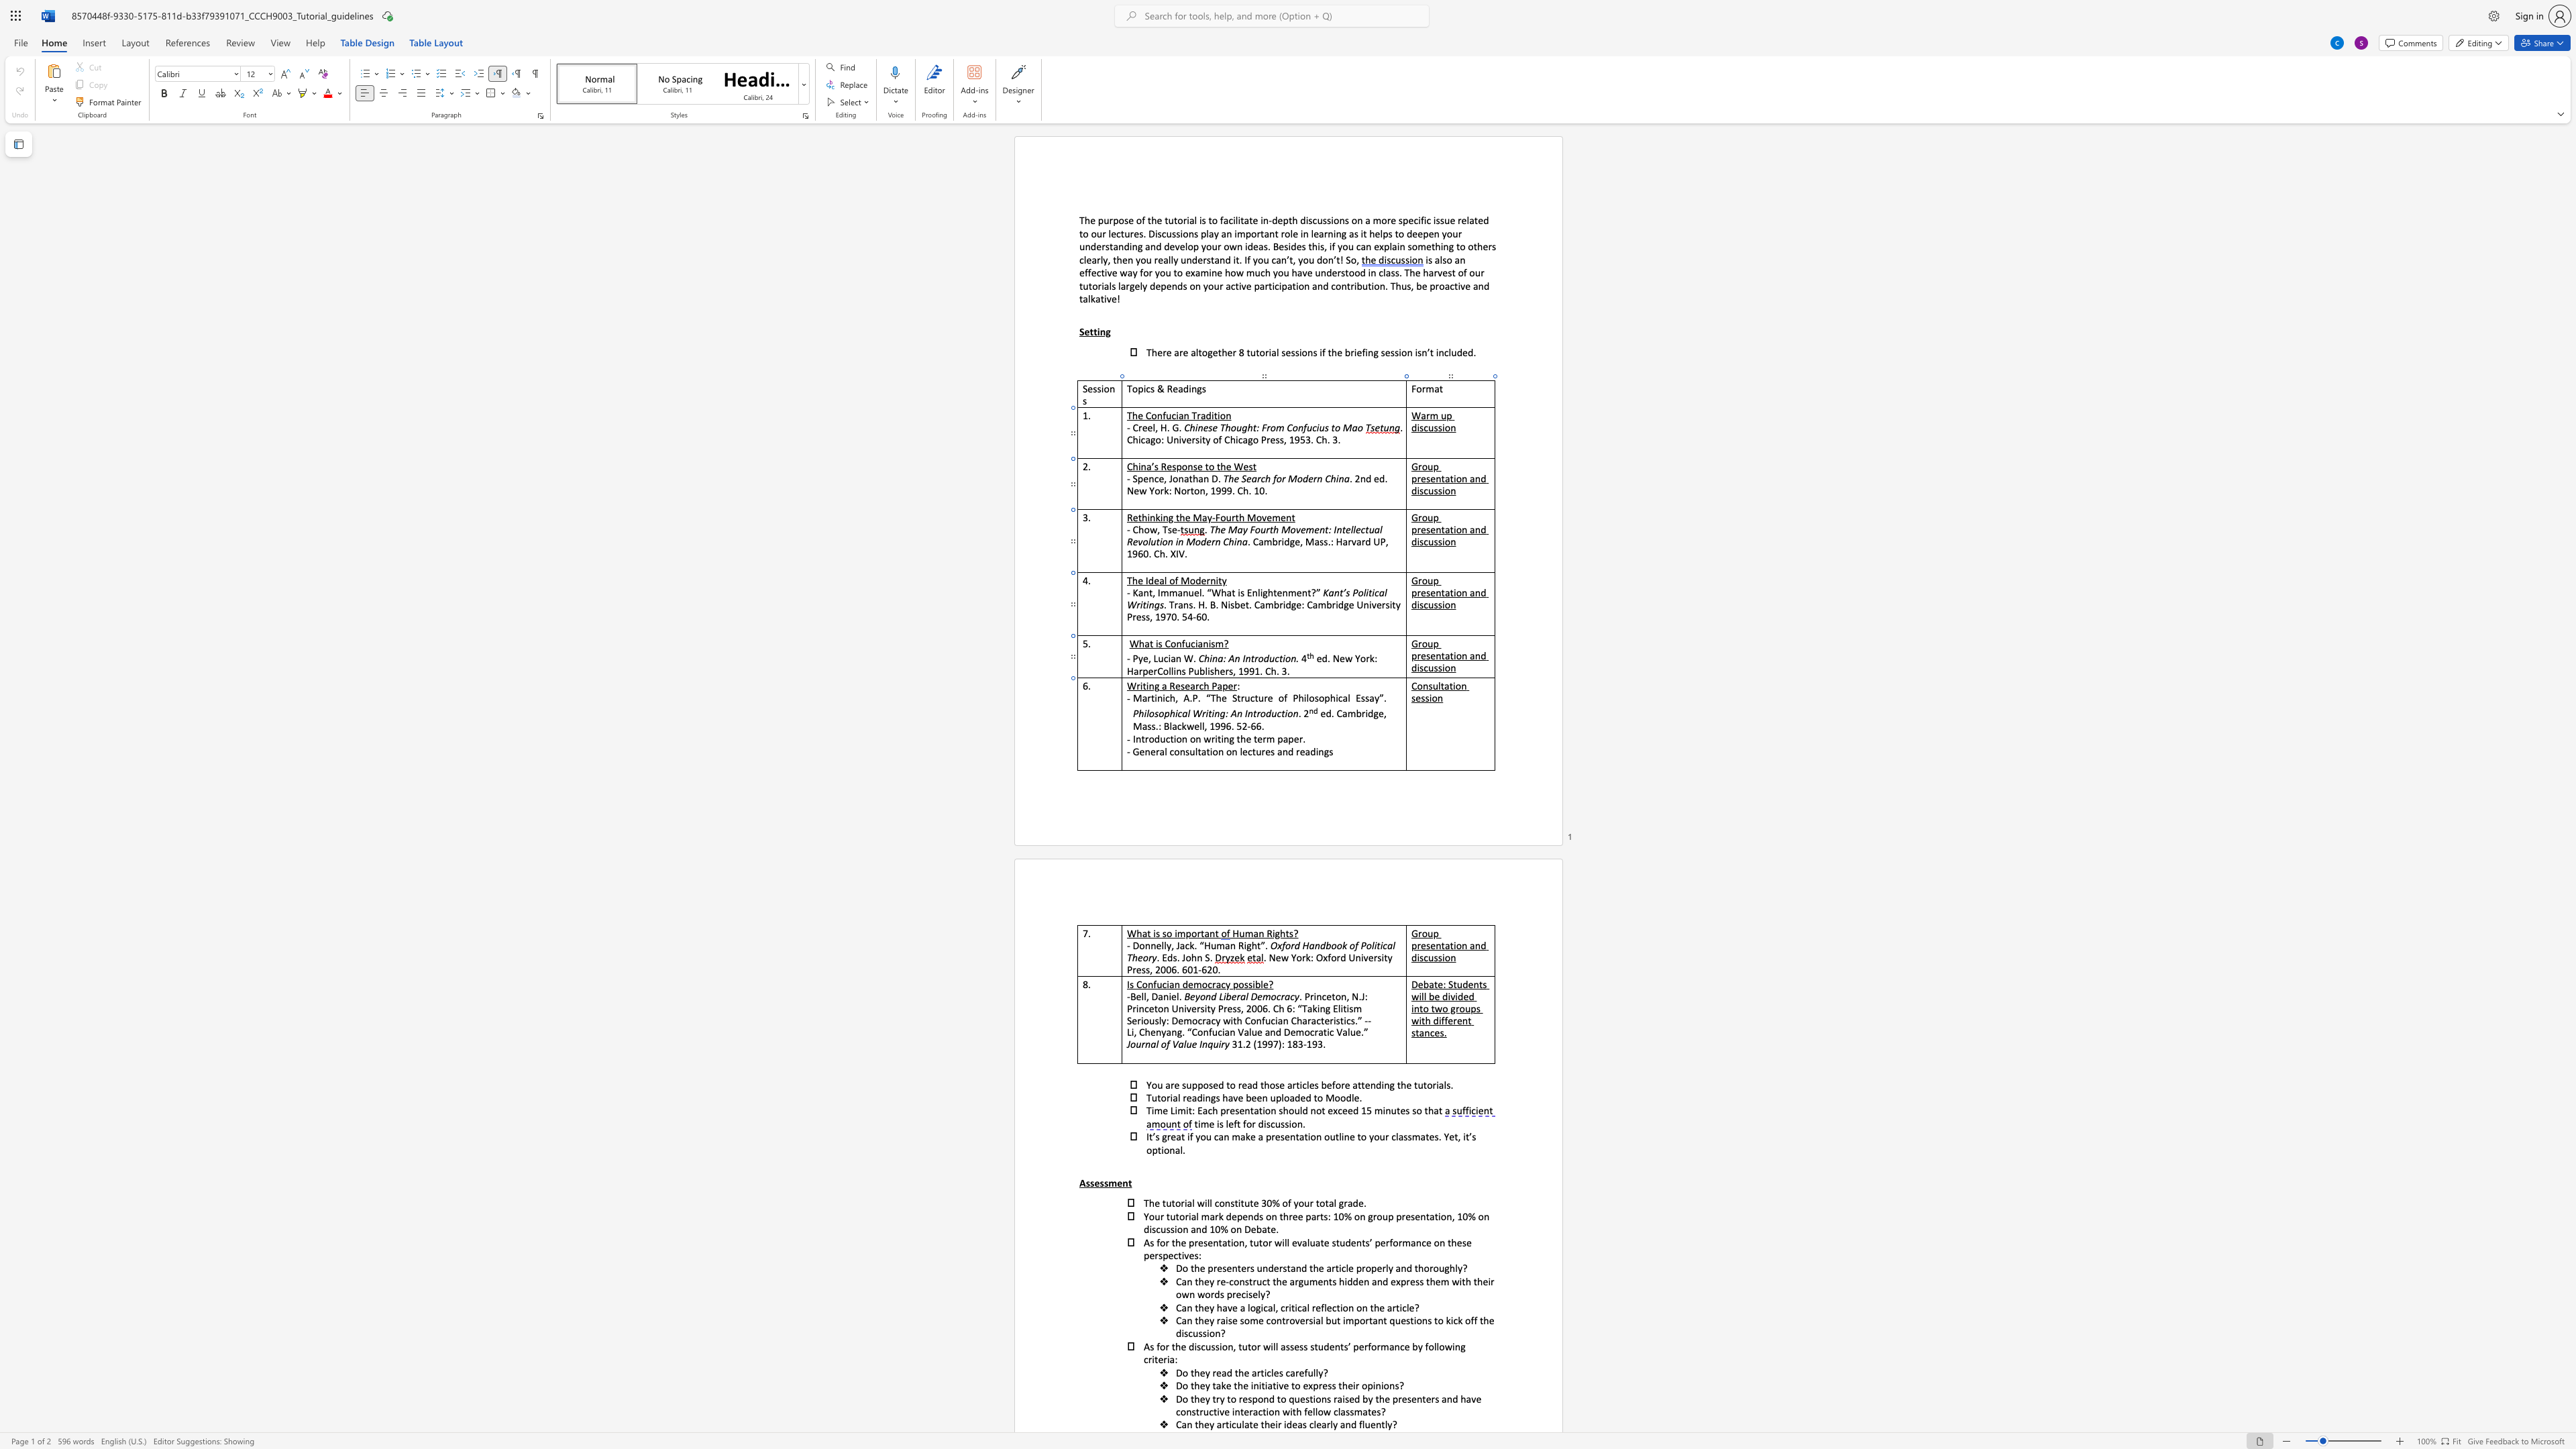 This screenshot has width=2576, height=1449. Describe the element at coordinates (1443, 655) in the screenshot. I see `the 1th character "t" in the text` at that location.